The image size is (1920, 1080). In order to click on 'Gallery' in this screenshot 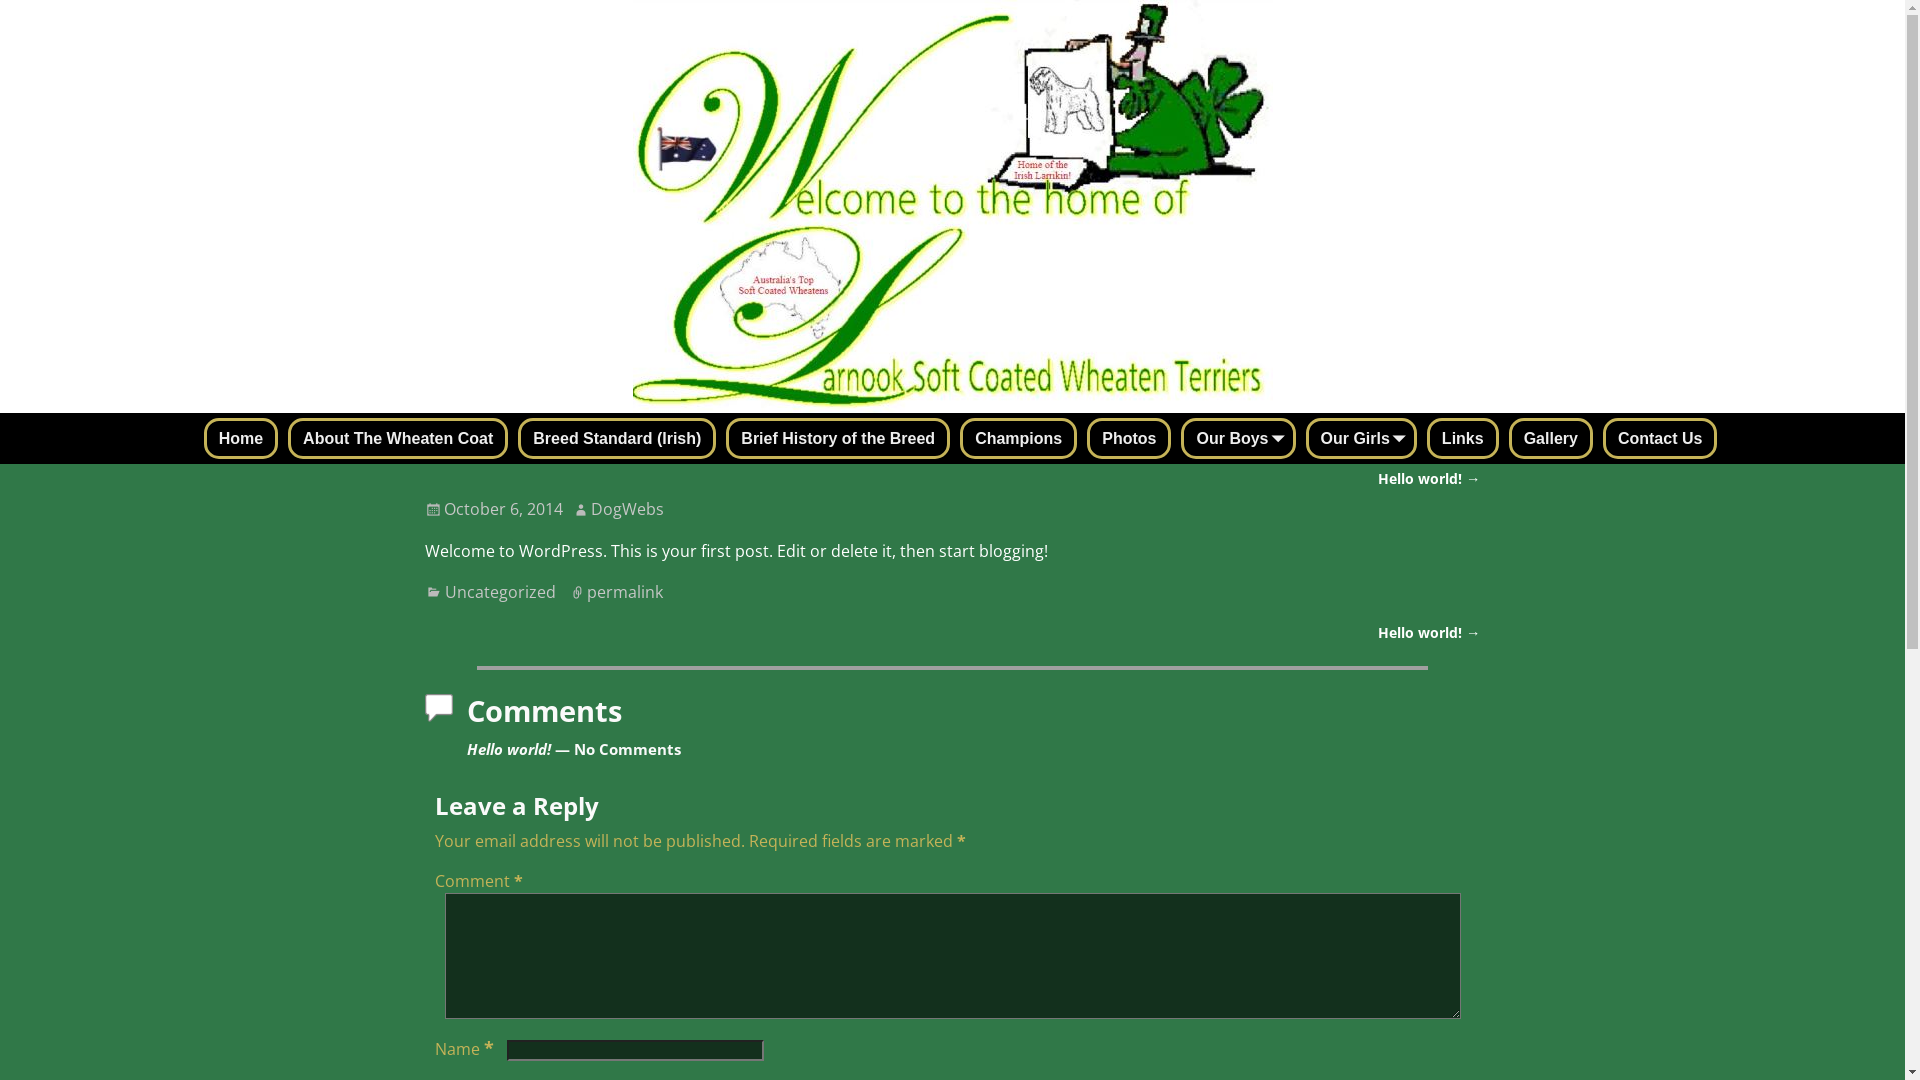, I will do `click(1549, 437)`.